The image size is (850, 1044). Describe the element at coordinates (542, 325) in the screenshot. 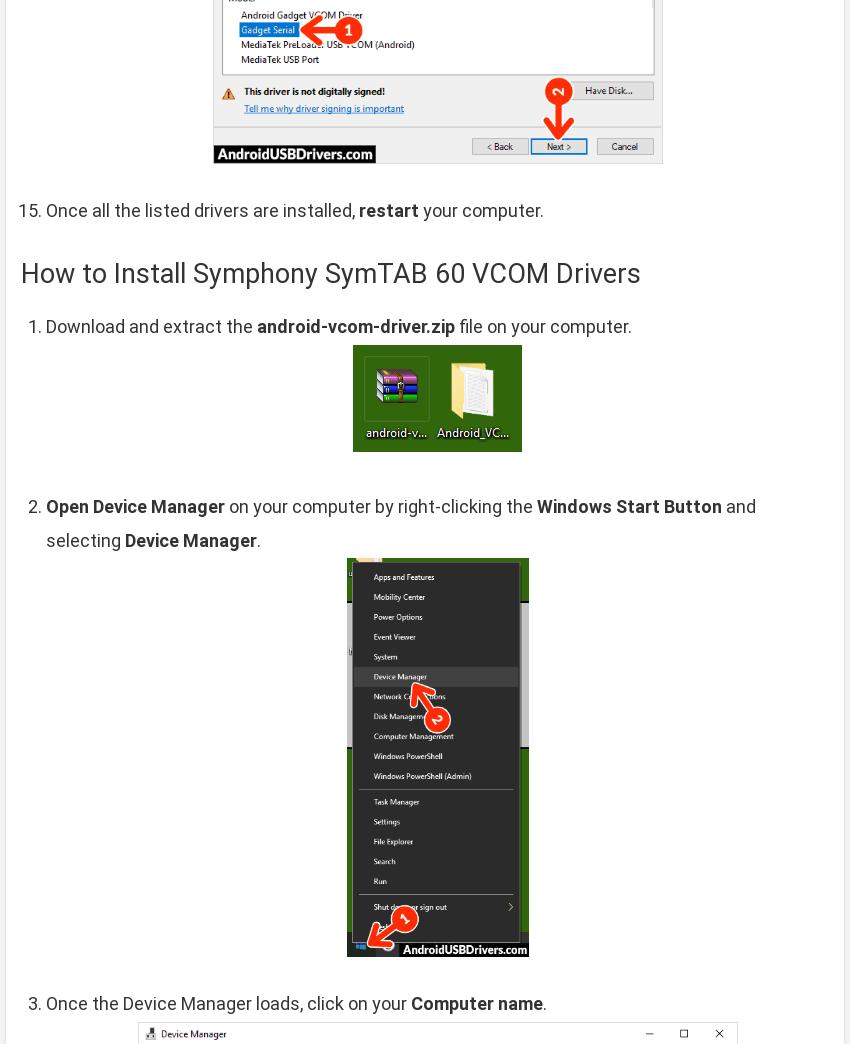

I see `'file on your computer.'` at that location.